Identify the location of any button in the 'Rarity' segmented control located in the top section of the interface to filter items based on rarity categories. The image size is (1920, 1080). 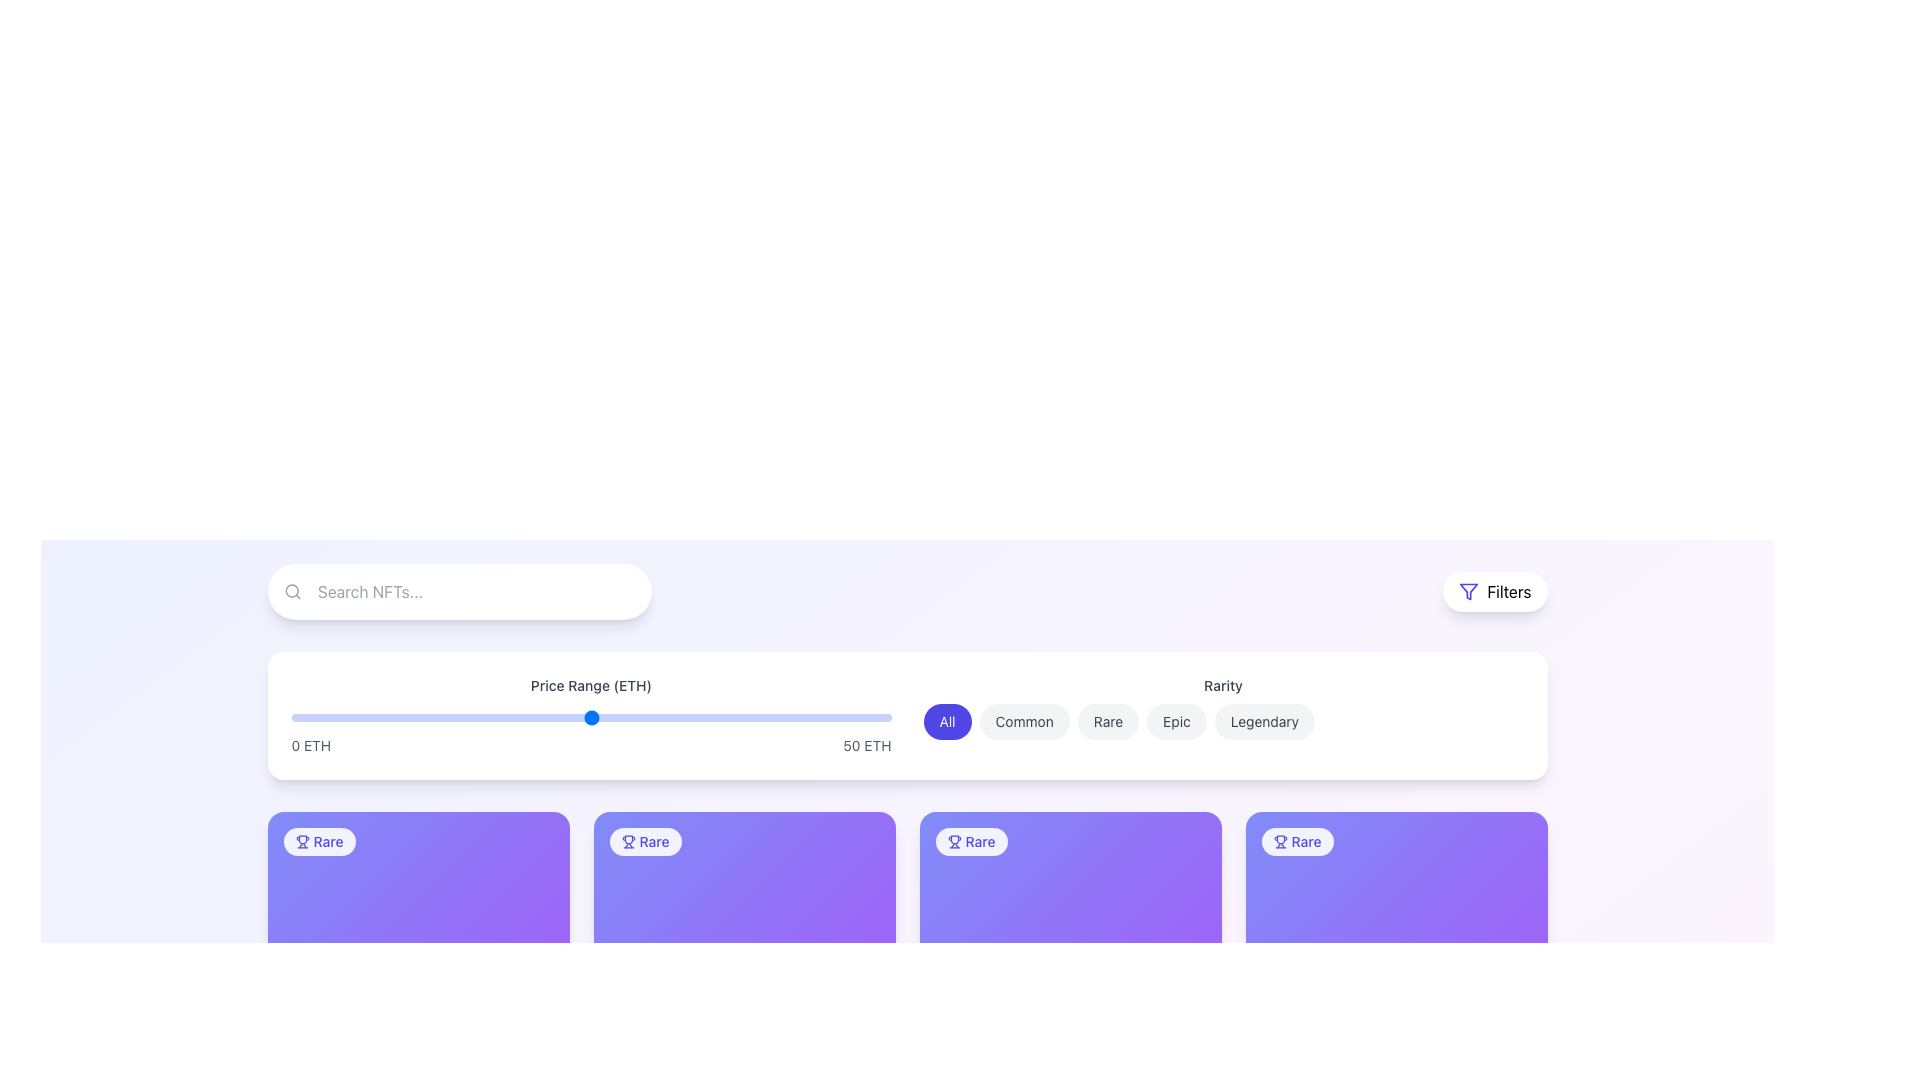
(1222, 715).